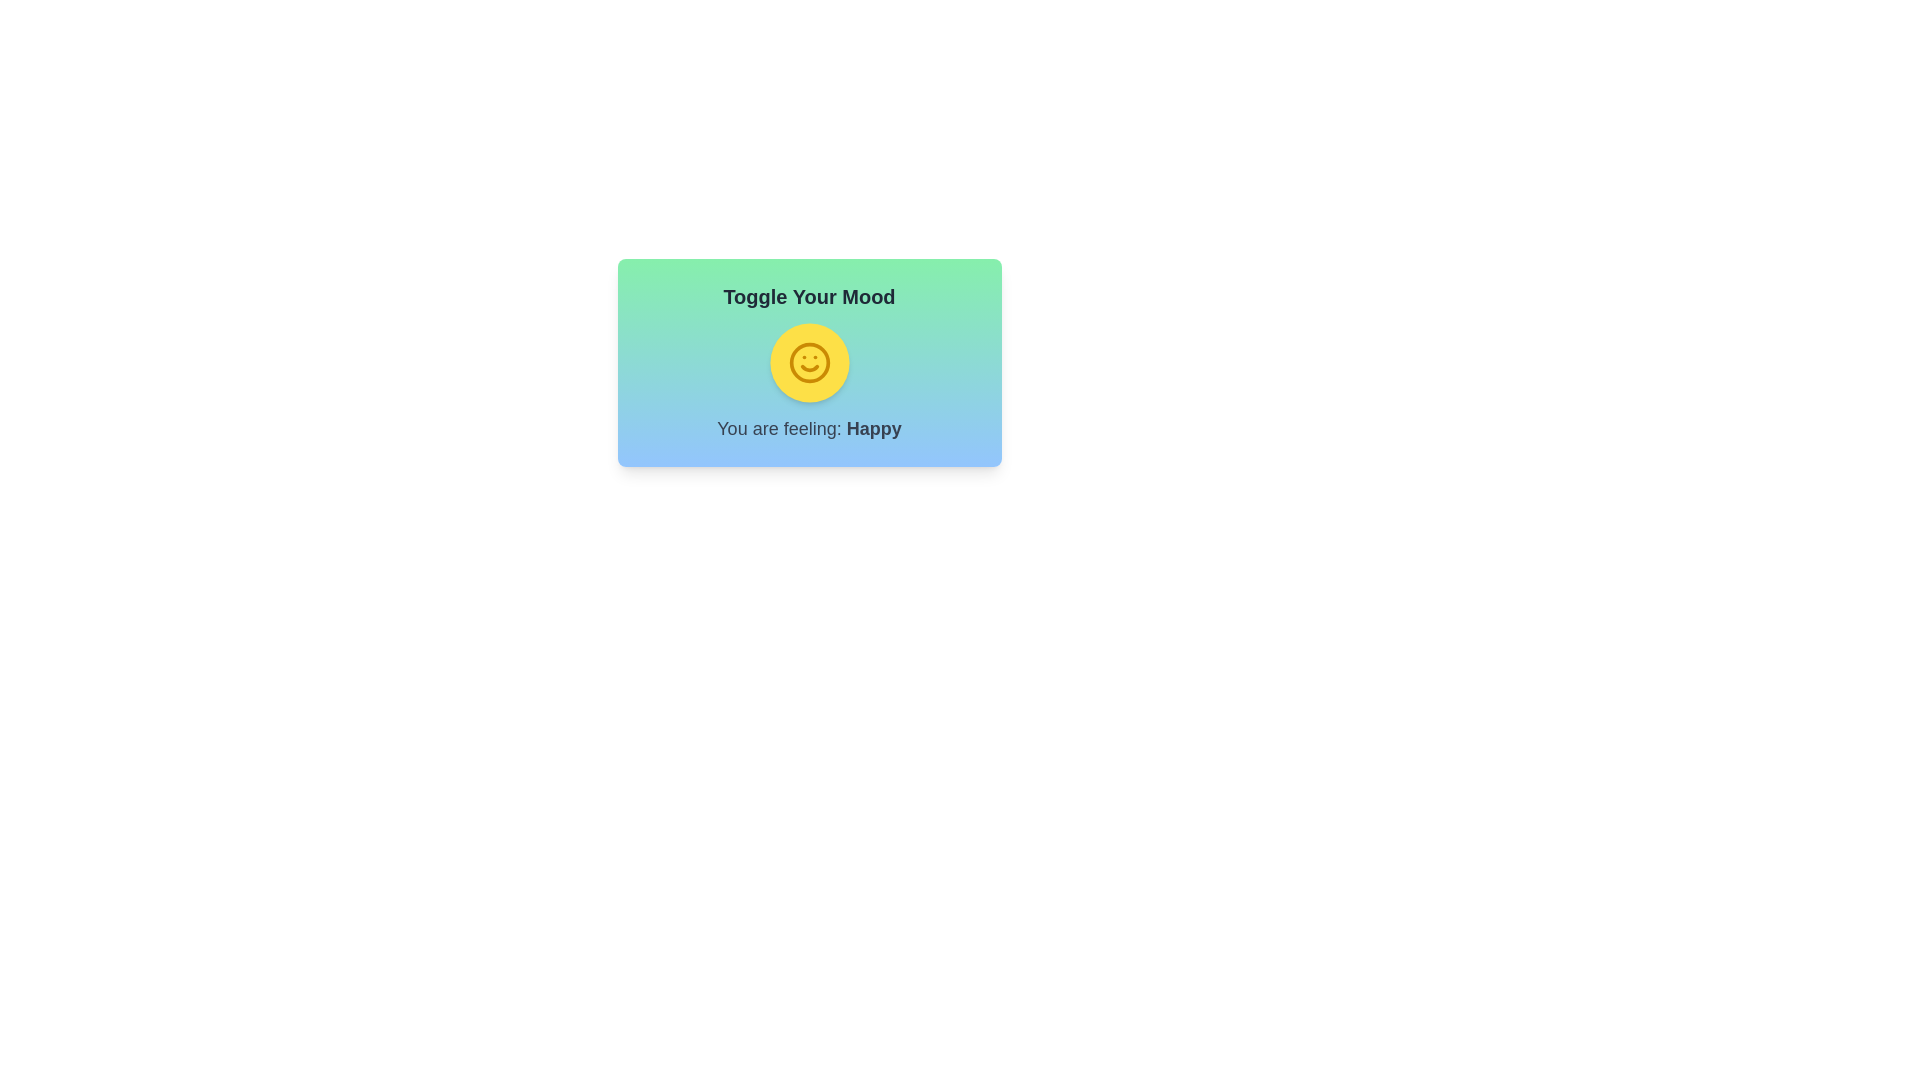 The height and width of the screenshot is (1080, 1920). Describe the element at coordinates (809, 362) in the screenshot. I see `the mood toggle button` at that location.